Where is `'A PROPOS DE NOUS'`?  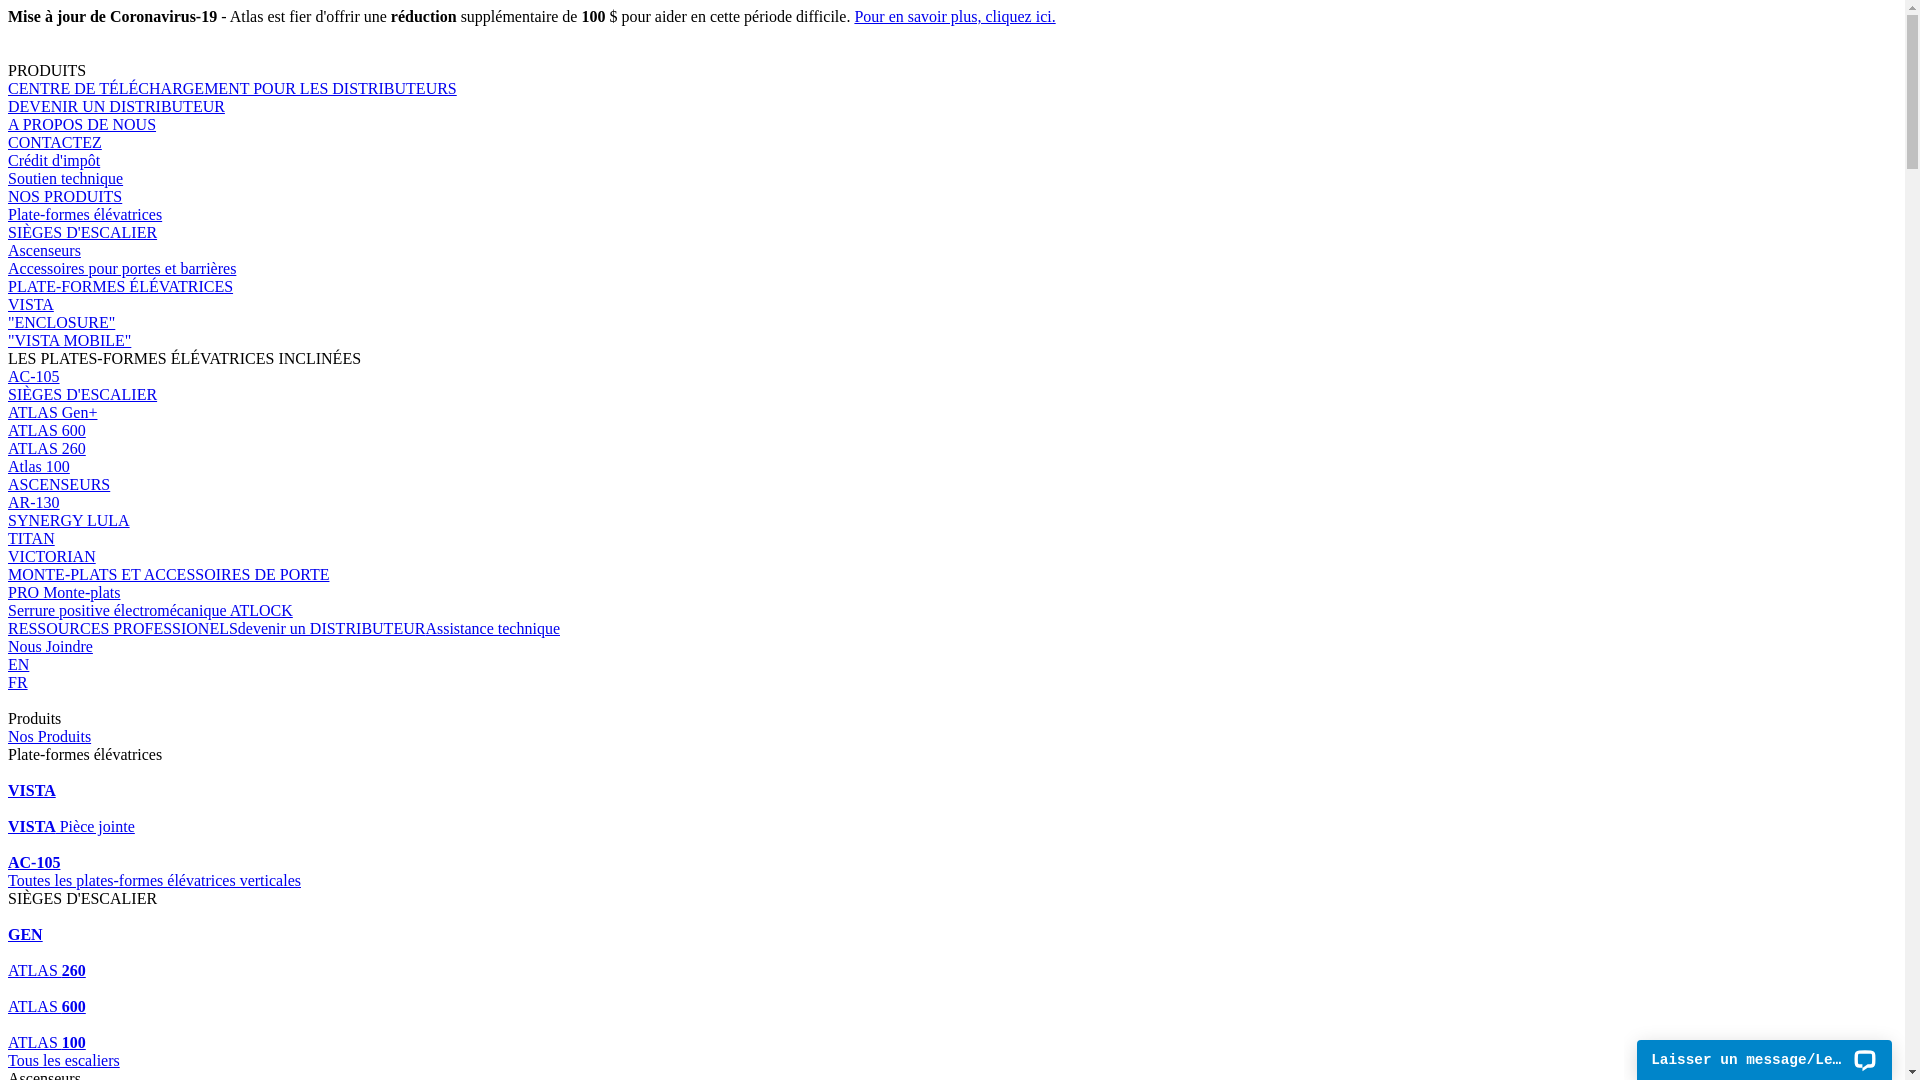
'A PROPOS DE NOUS' is located at coordinates (8, 124).